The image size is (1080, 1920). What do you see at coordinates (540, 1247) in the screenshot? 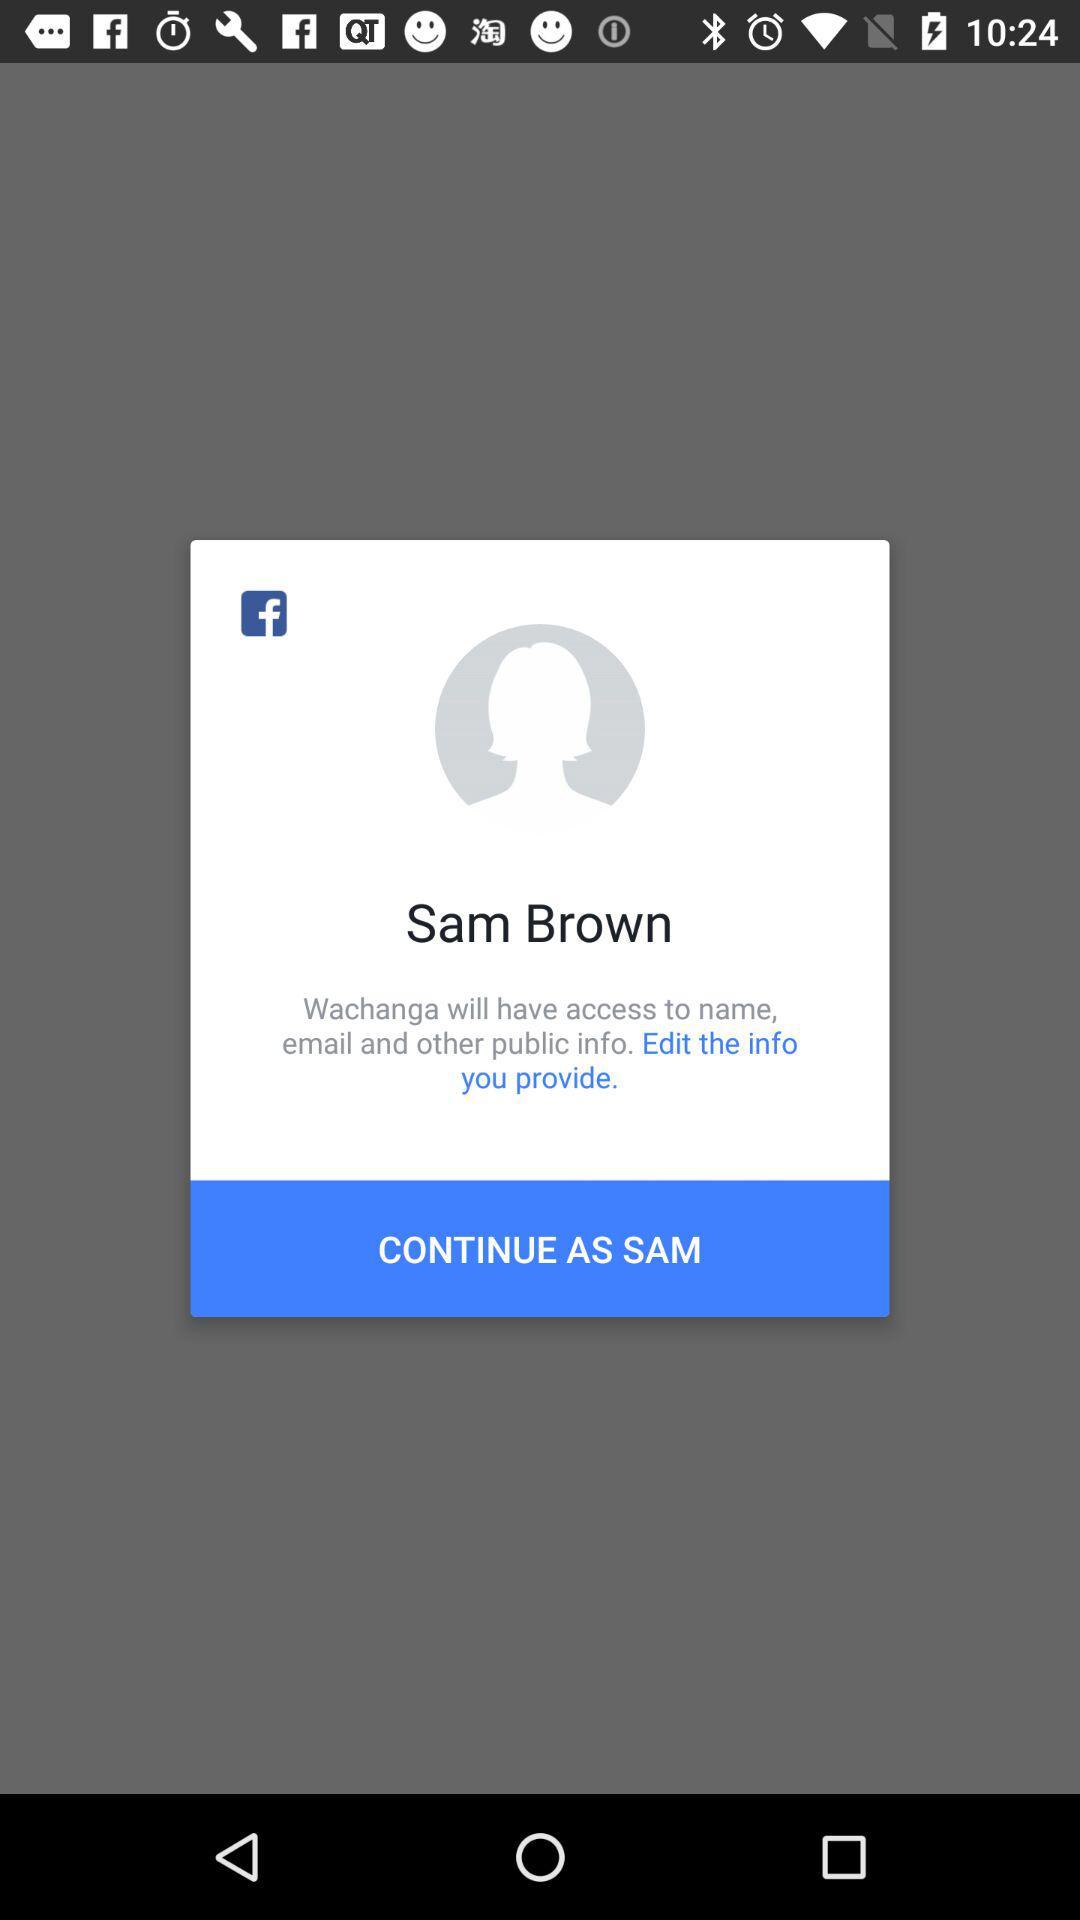
I see `continue as sam item` at bounding box center [540, 1247].